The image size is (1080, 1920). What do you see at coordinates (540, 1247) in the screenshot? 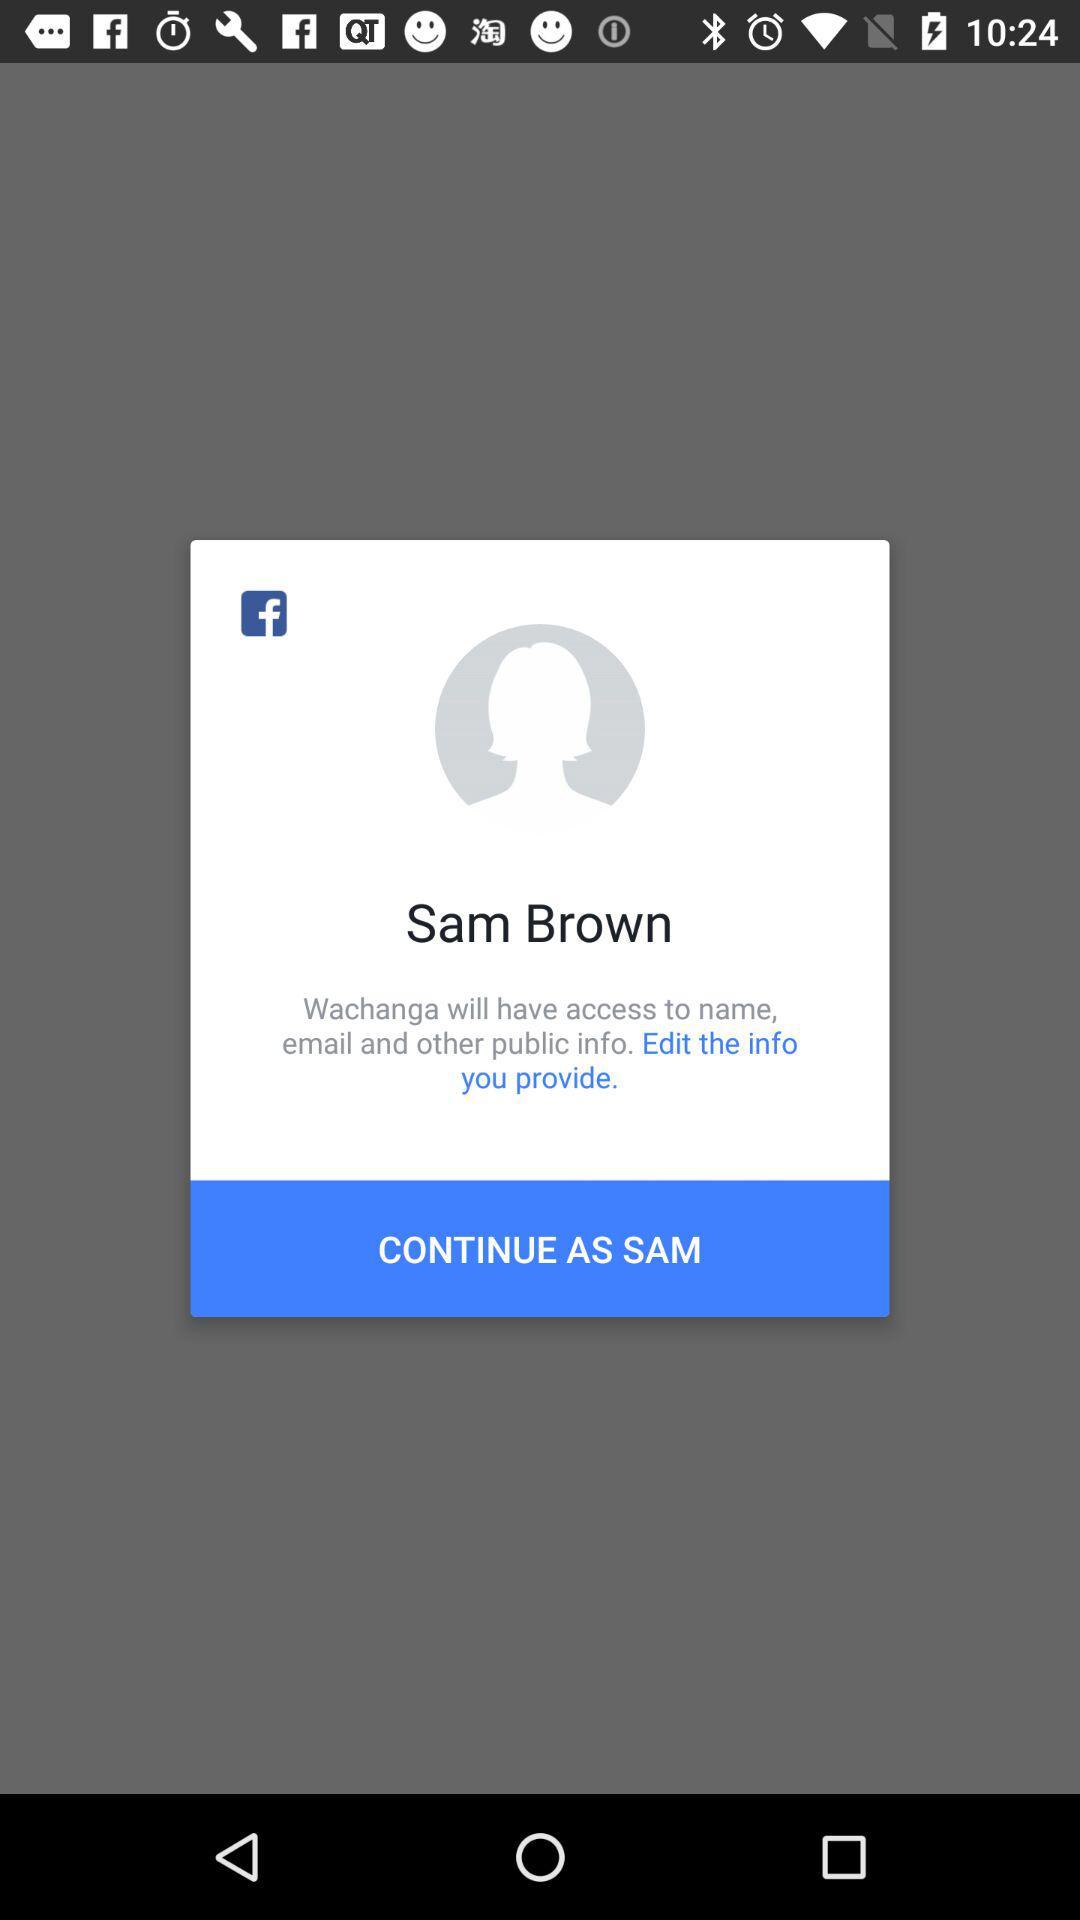
I see `continue as sam item` at bounding box center [540, 1247].